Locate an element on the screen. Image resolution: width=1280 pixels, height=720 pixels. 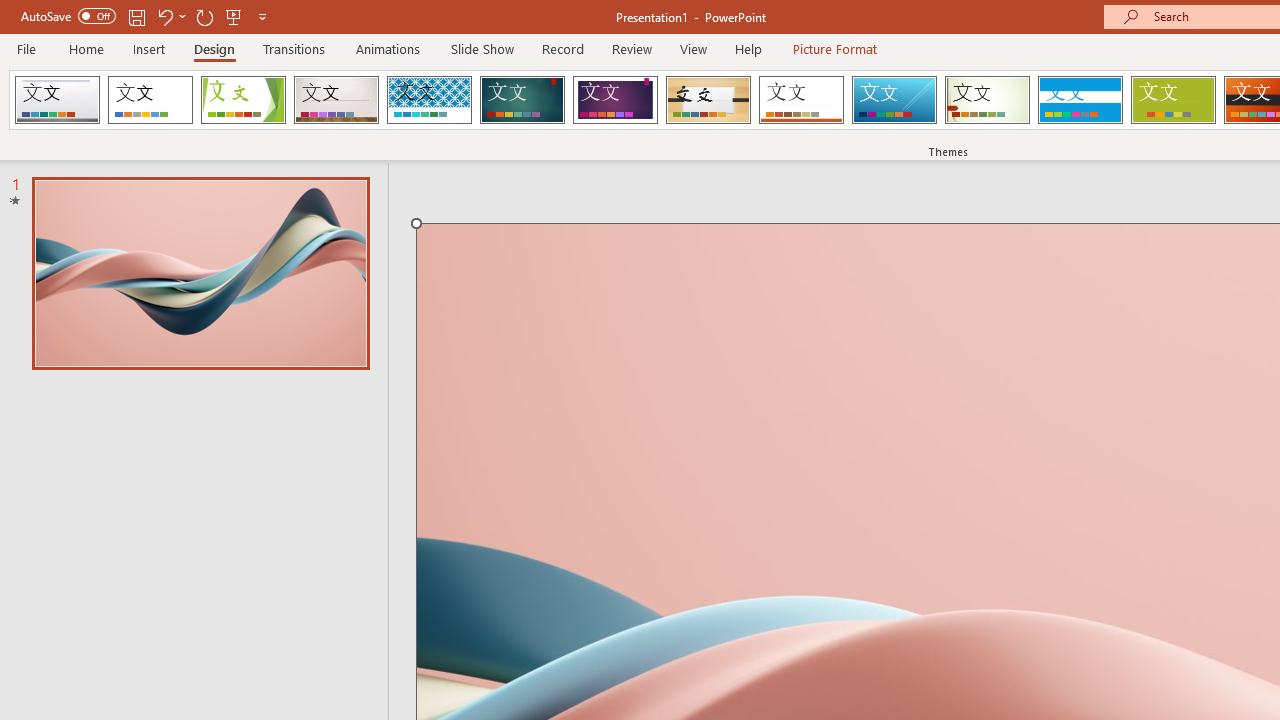
'Office Theme' is located at coordinates (149, 100).